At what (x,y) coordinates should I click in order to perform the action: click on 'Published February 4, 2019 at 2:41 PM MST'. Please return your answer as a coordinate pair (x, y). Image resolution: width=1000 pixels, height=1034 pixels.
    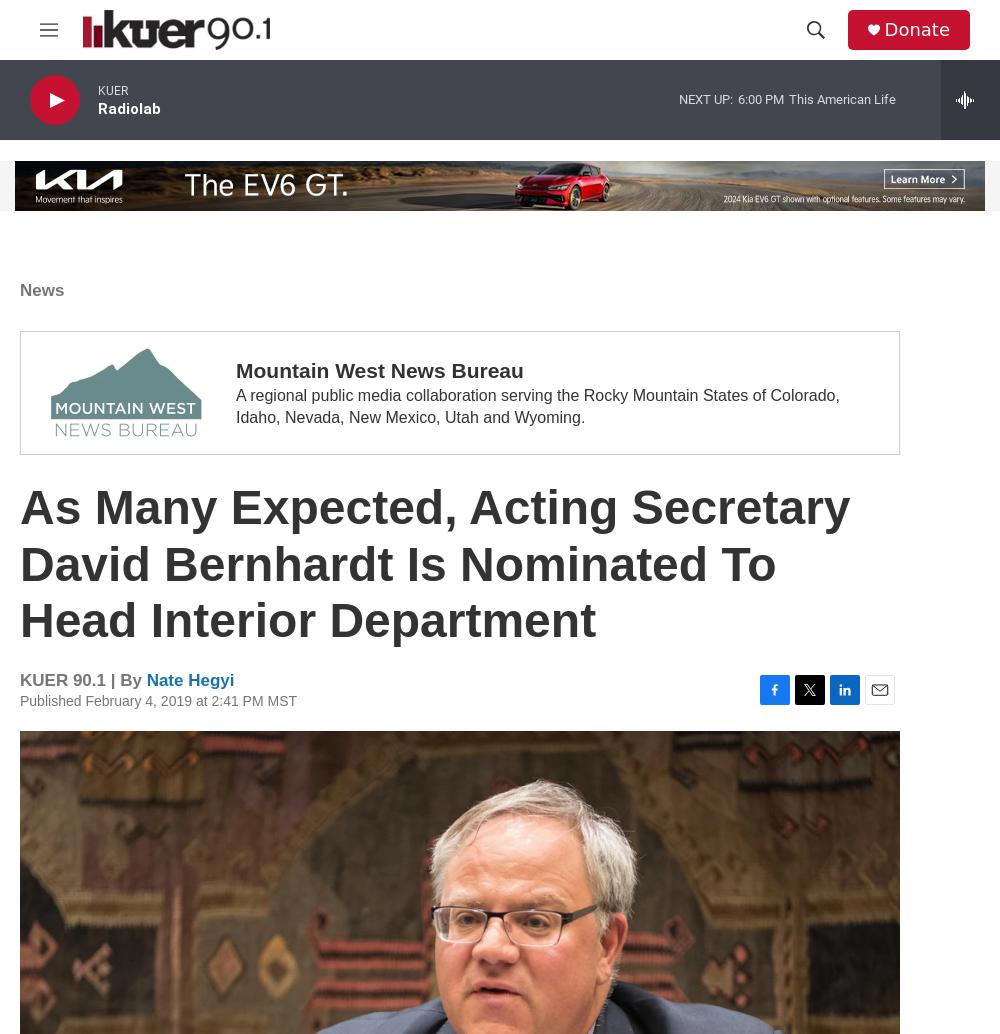
    Looking at the image, I should click on (158, 700).